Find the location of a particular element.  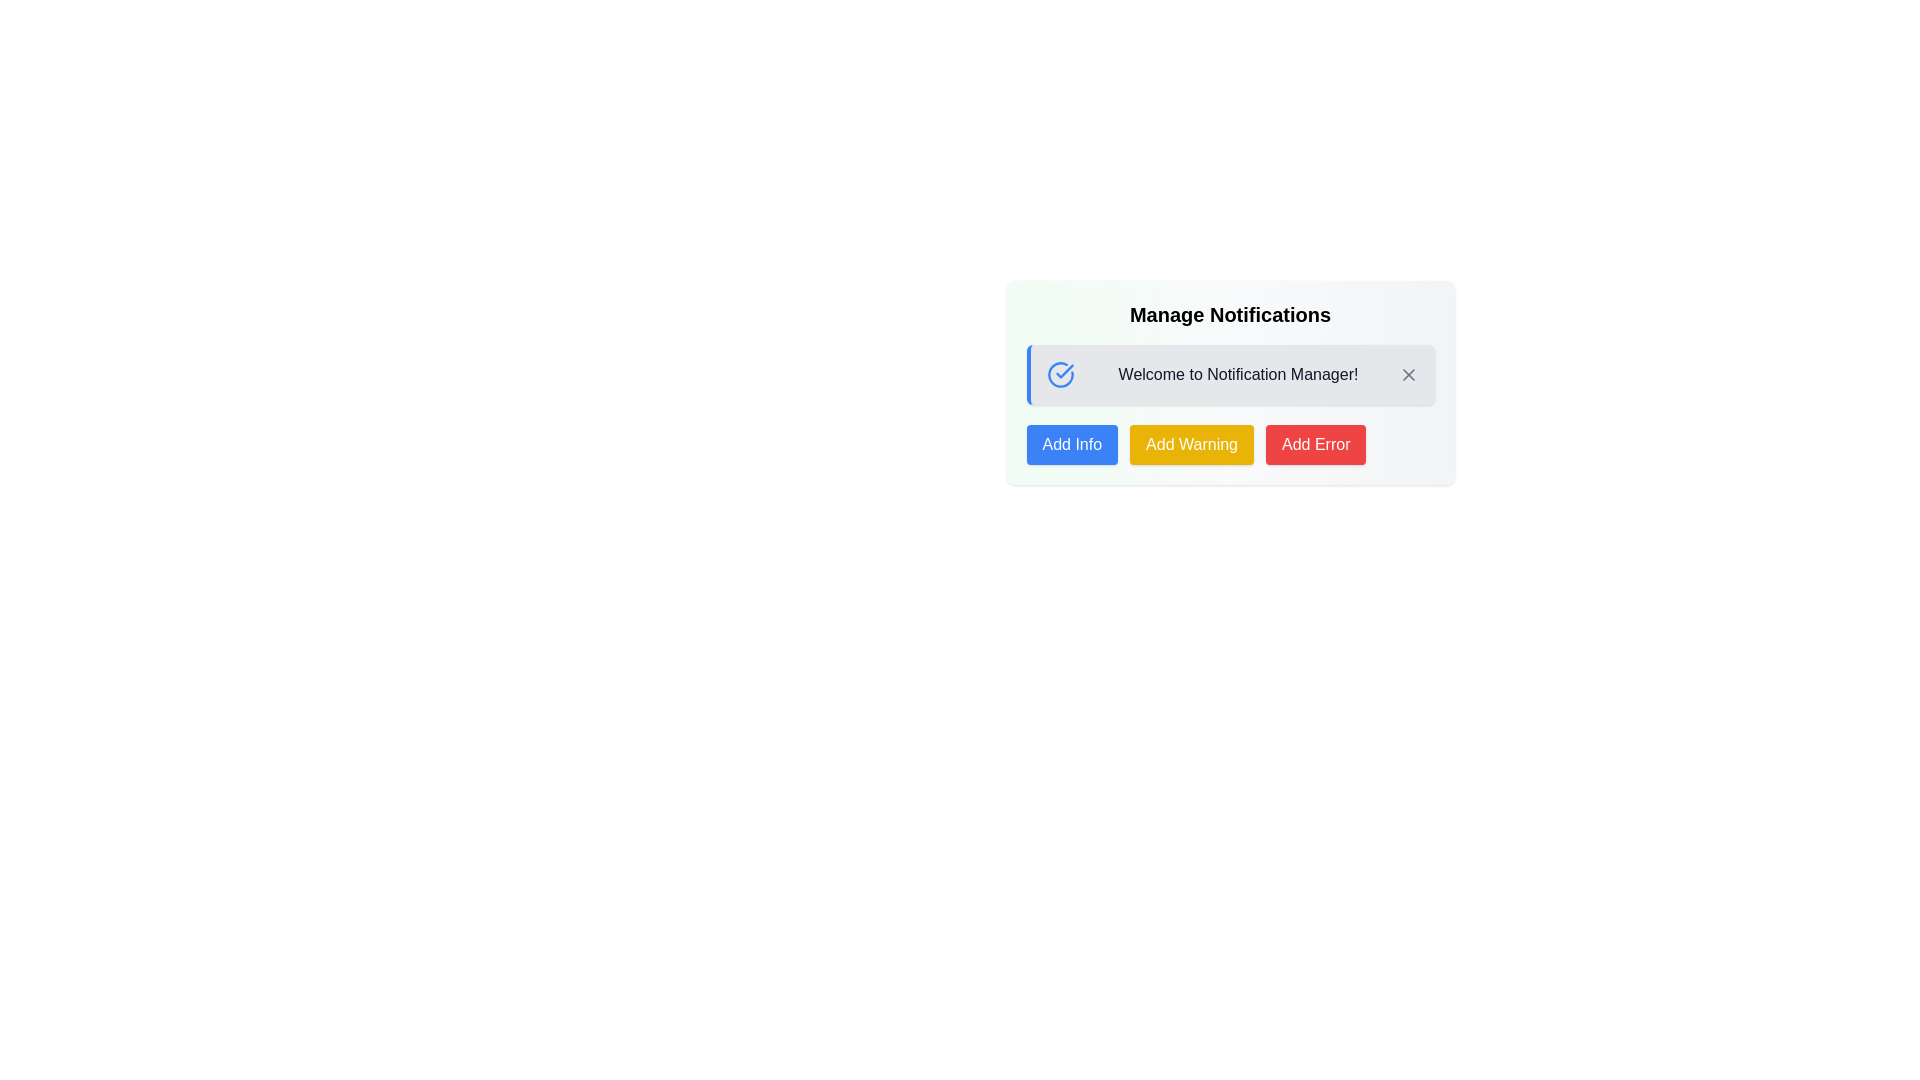

the Close icon (styled as a minimalist 'X') located at the top-right corner of the notification box below 'Manage Notifications' and adjacent to 'Welcome to Notification Manager!' is located at coordinates (1407, 374).